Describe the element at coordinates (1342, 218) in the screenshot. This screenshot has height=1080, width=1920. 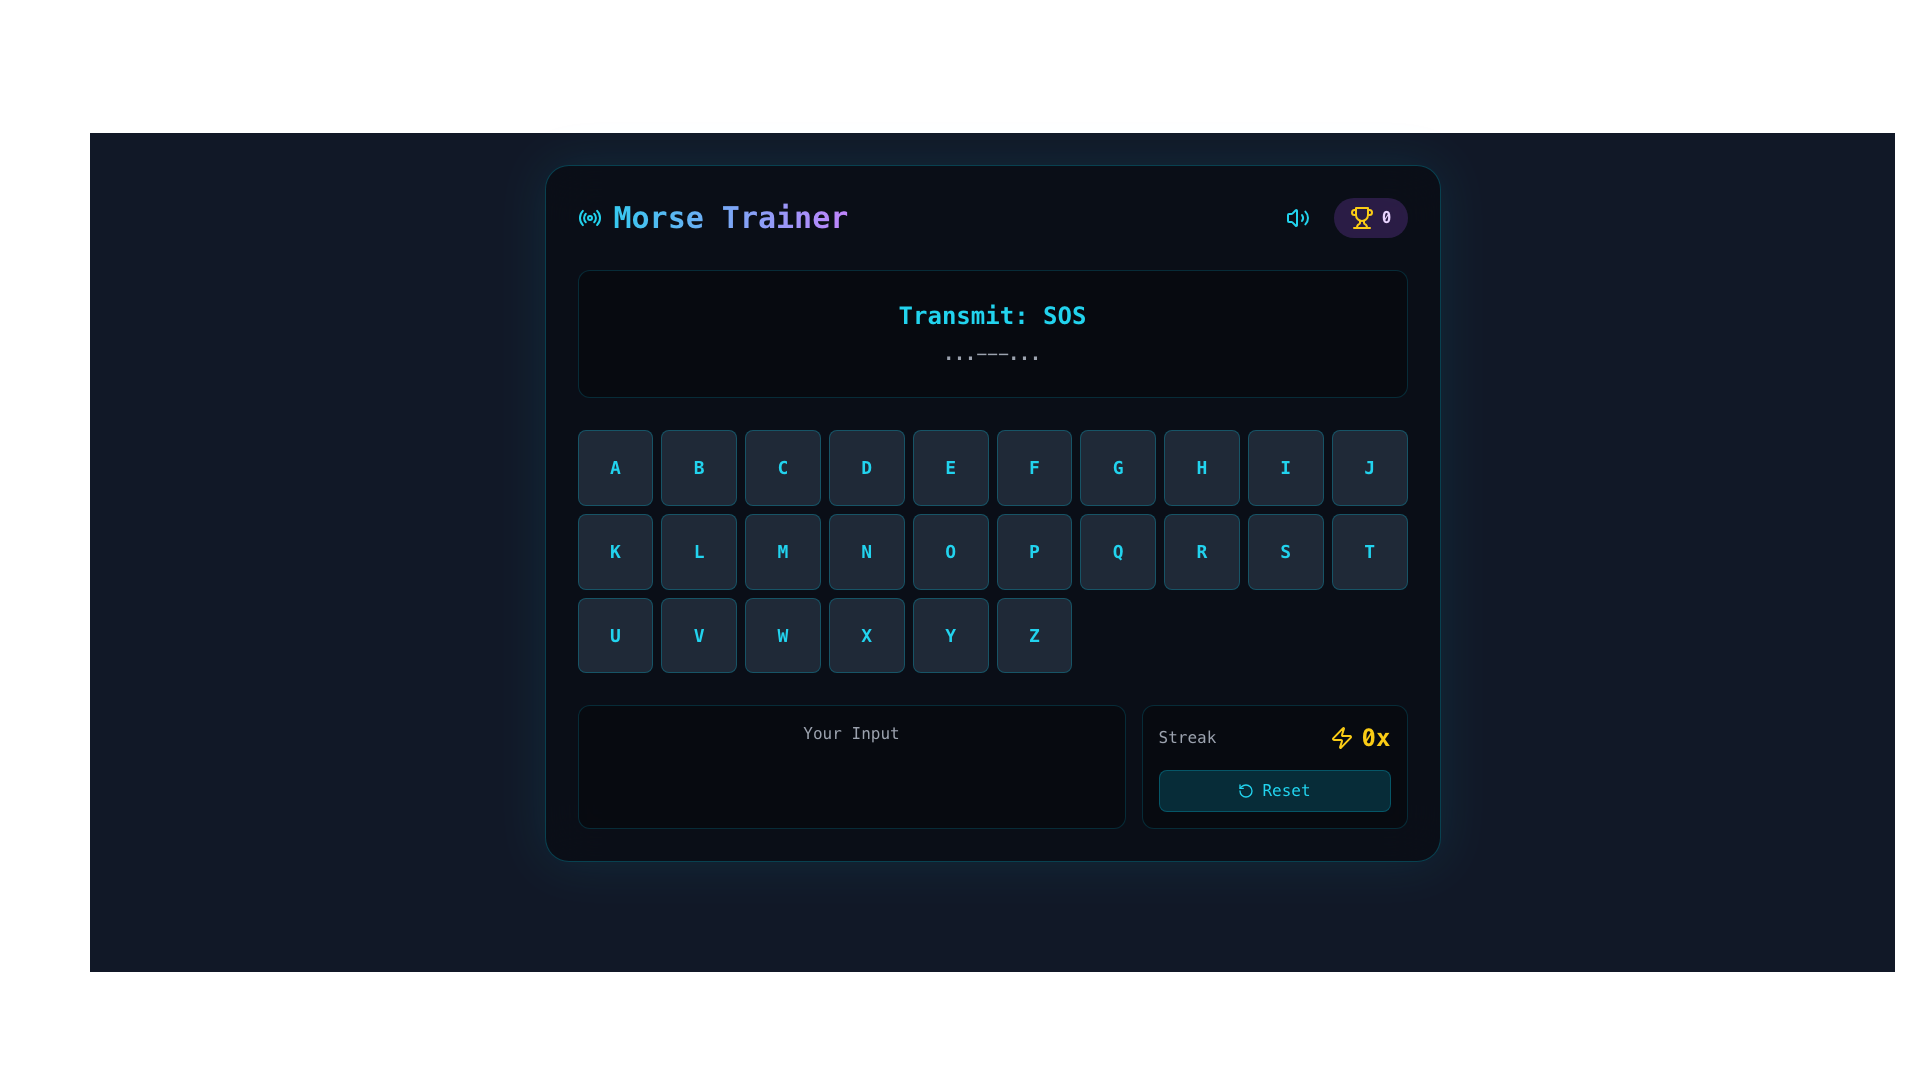
I see `the Score indicator located in the top right section of the application interface, adjacent to the blue speaker icon` at that location.